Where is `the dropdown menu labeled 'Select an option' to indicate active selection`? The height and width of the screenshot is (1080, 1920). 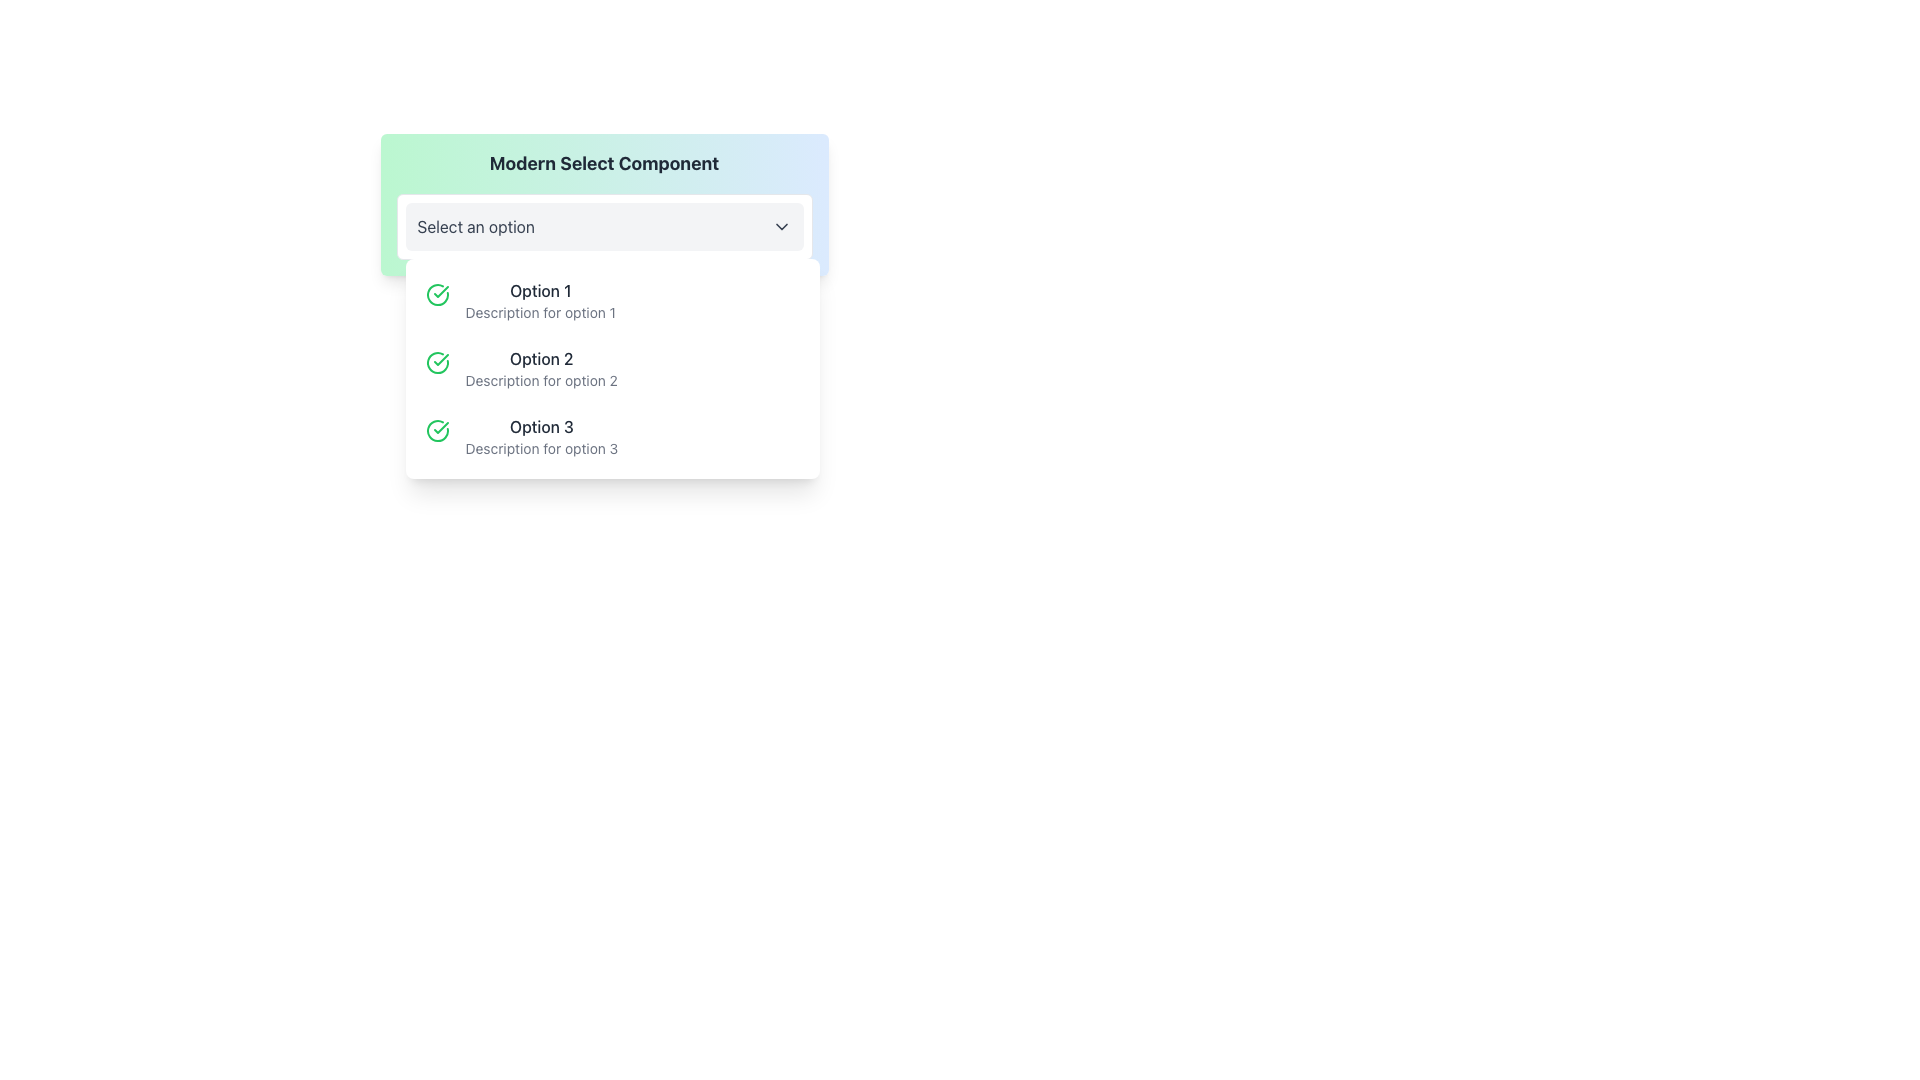 the dropdown menu labeled 'Select an option' to indicate active selection is located at coordinates (603, 226).